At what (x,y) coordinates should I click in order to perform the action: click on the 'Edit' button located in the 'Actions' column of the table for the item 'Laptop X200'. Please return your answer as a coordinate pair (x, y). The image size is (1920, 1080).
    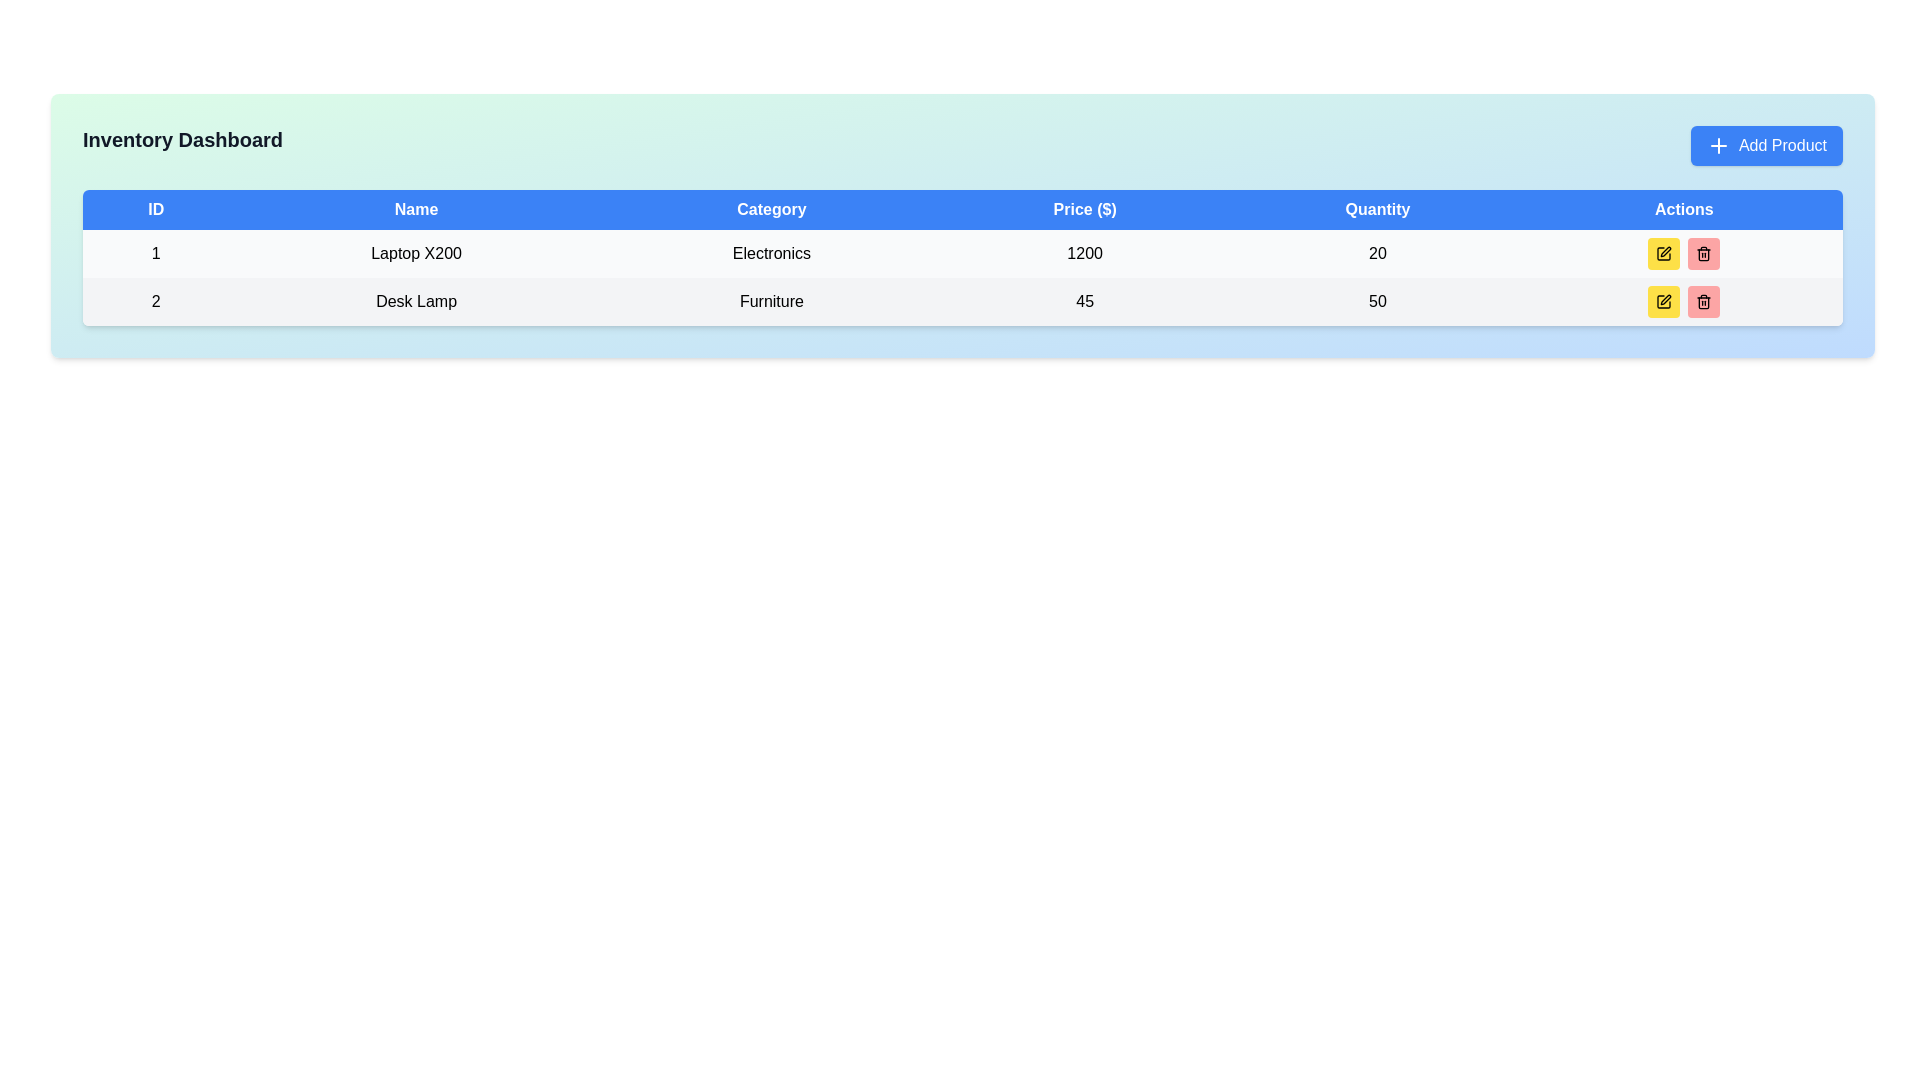
    Looking at the image, I should click on (1664, 253).